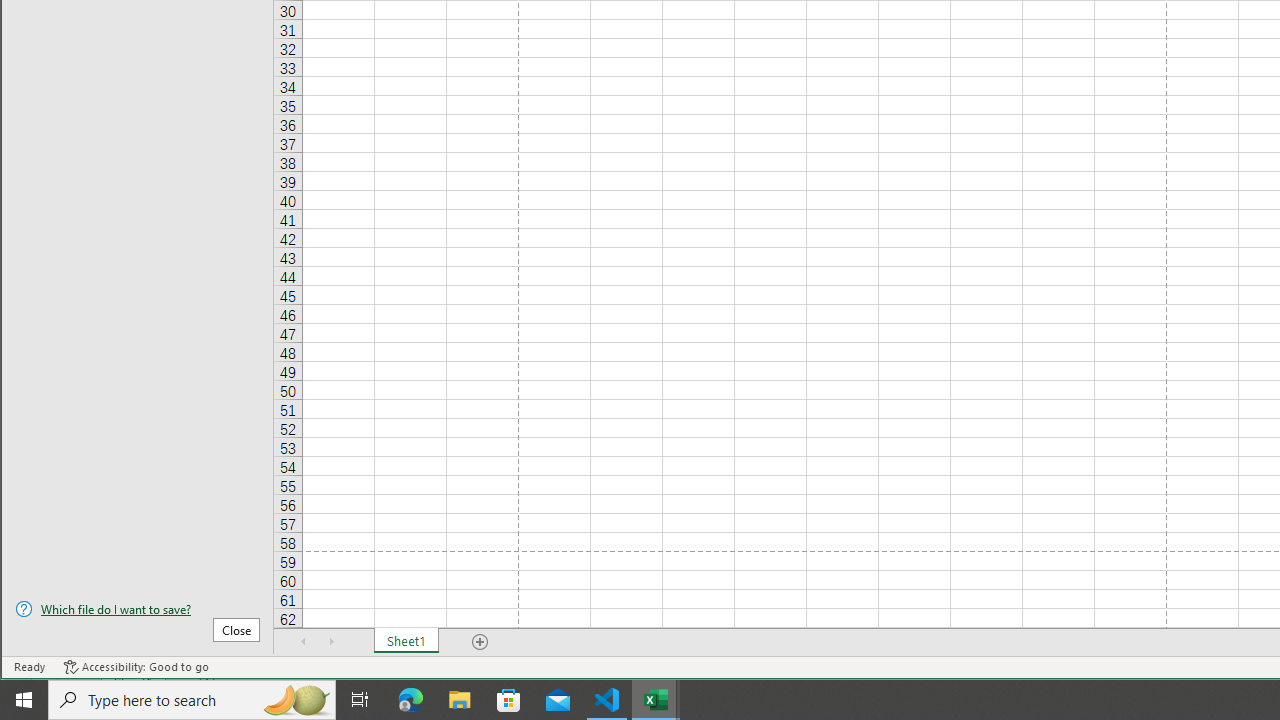 This screenshot has height=720, width=1280. Describe the element at coordinates (359, 698) in the screenshot. I see `'Task View'` at that location.